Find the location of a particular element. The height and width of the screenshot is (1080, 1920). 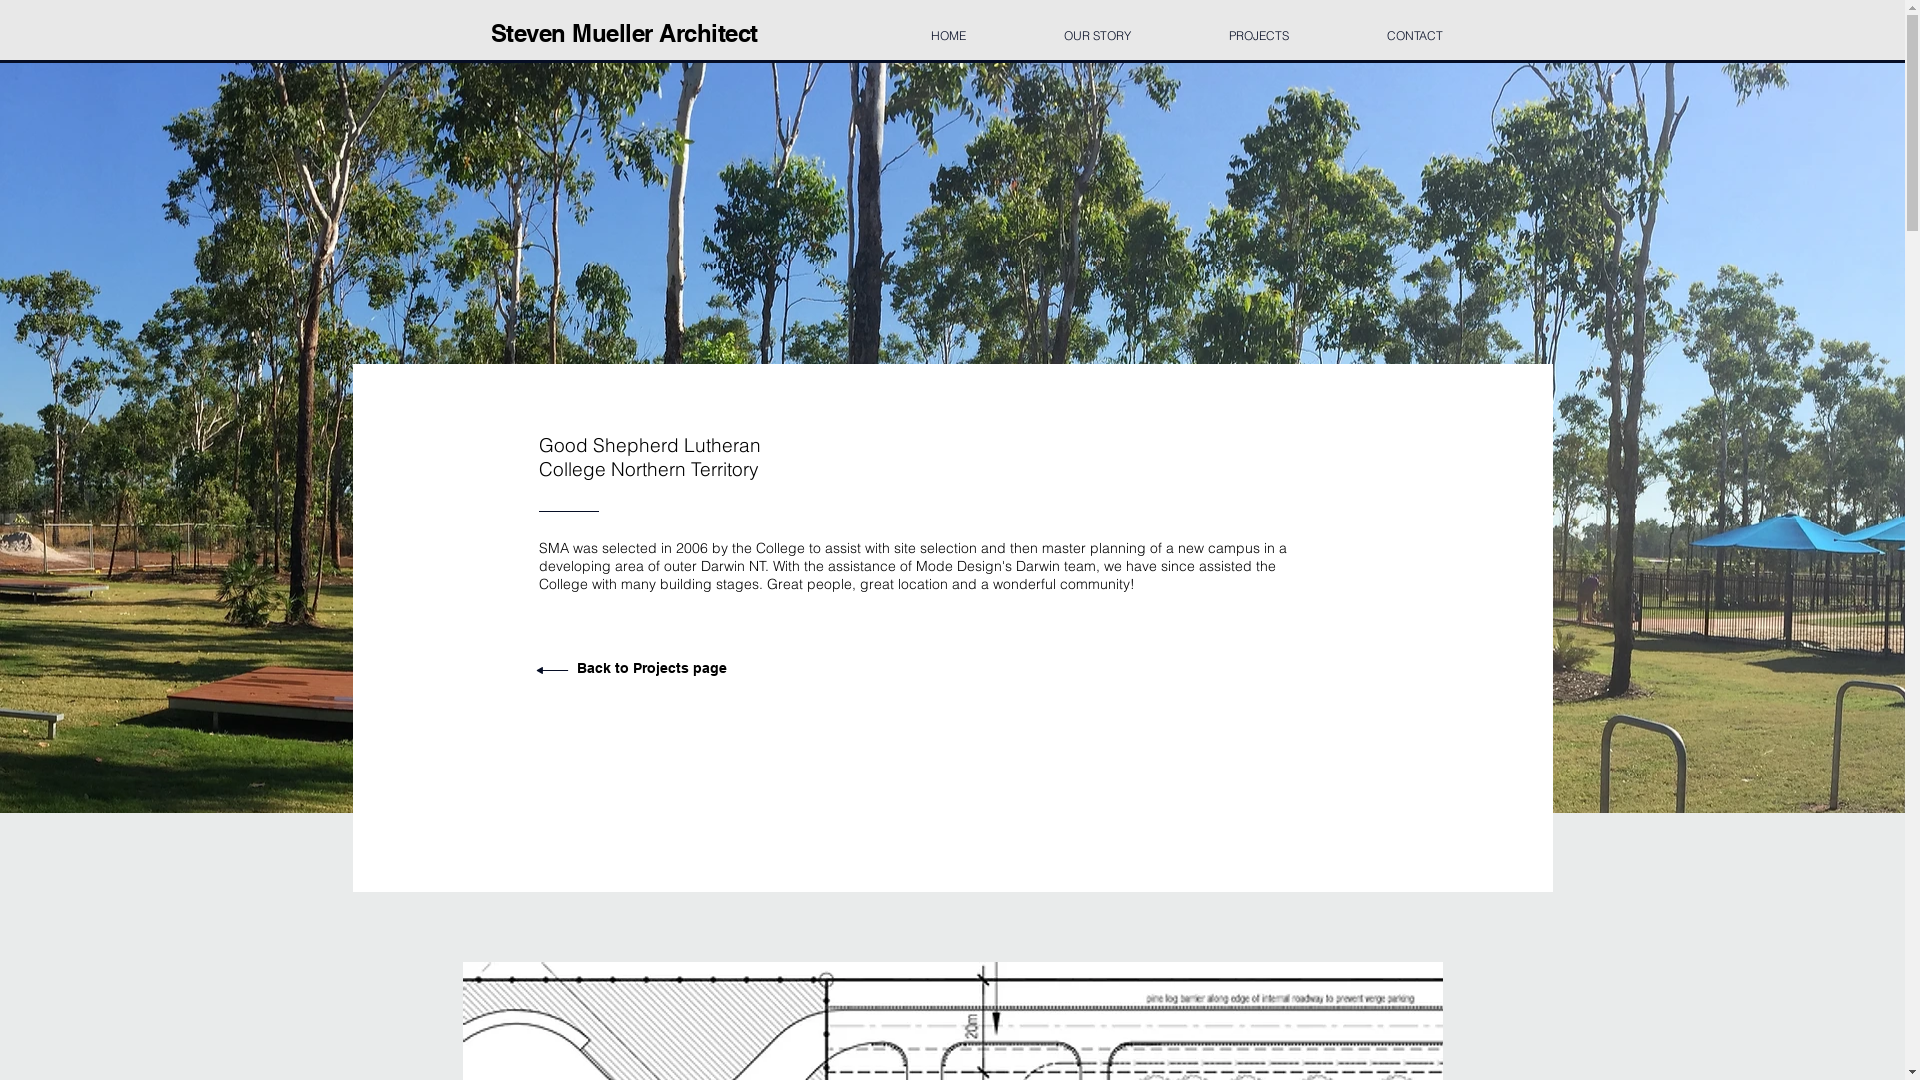

'HOME' is located at coordinates (947, 27).